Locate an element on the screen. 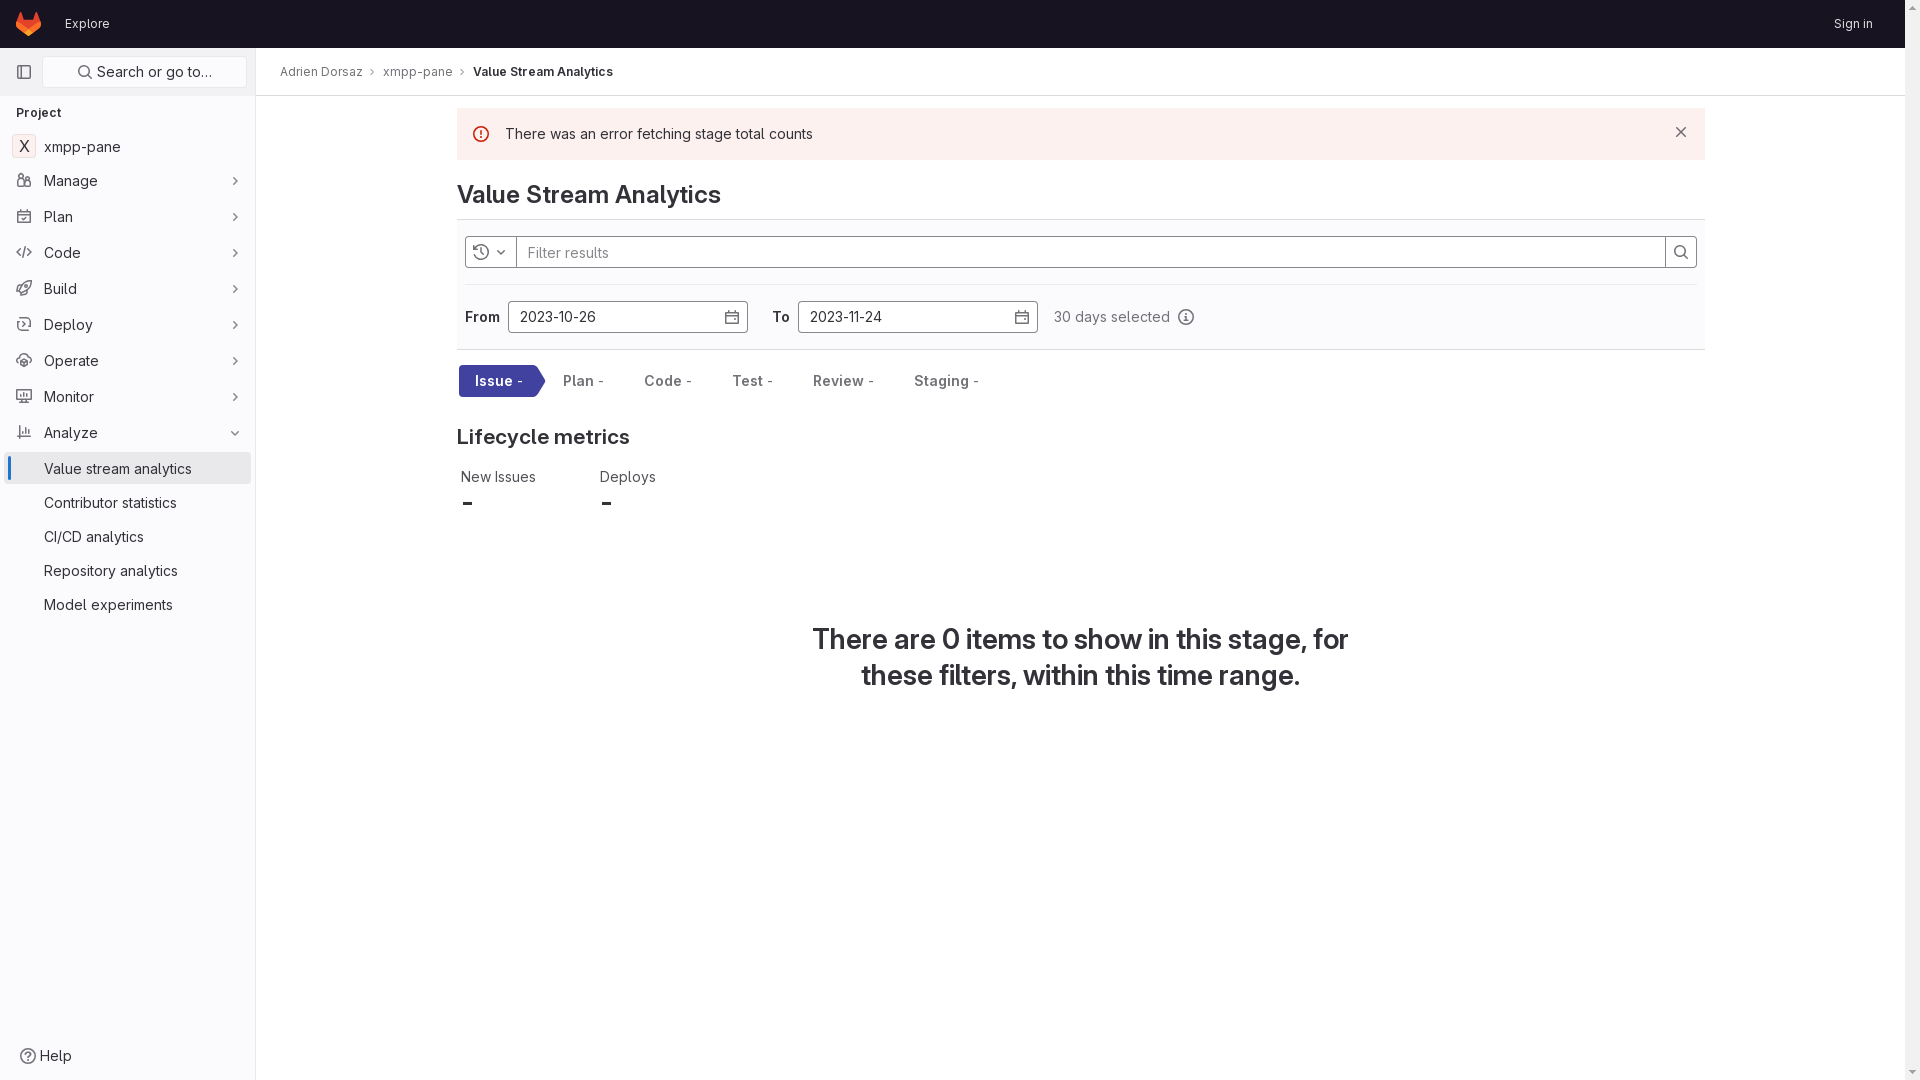 This screenshot has width=1920, height=1080. 'Help' is located at coordinates (46, 1055).